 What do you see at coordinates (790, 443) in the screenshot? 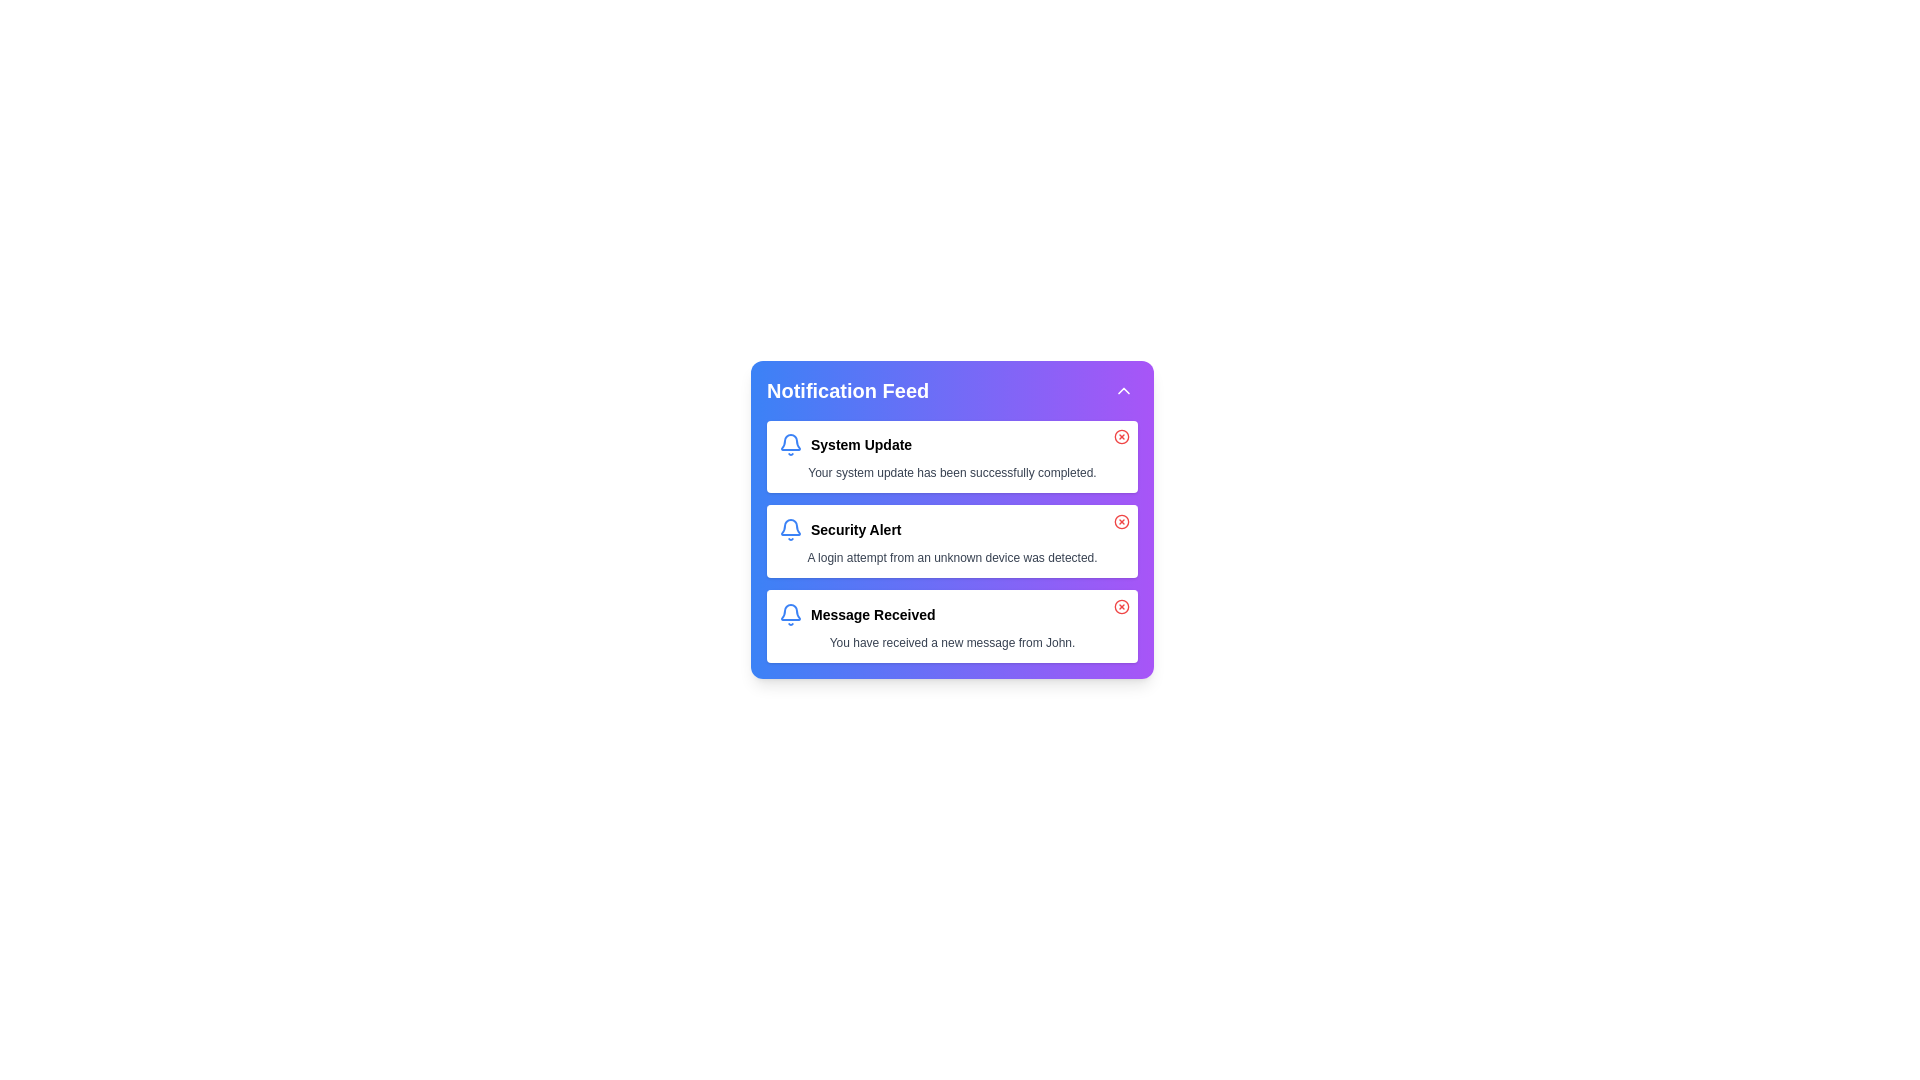
I see `the bell icon indicating a notification for the 'System Update'` at bounding box center [790, 443].